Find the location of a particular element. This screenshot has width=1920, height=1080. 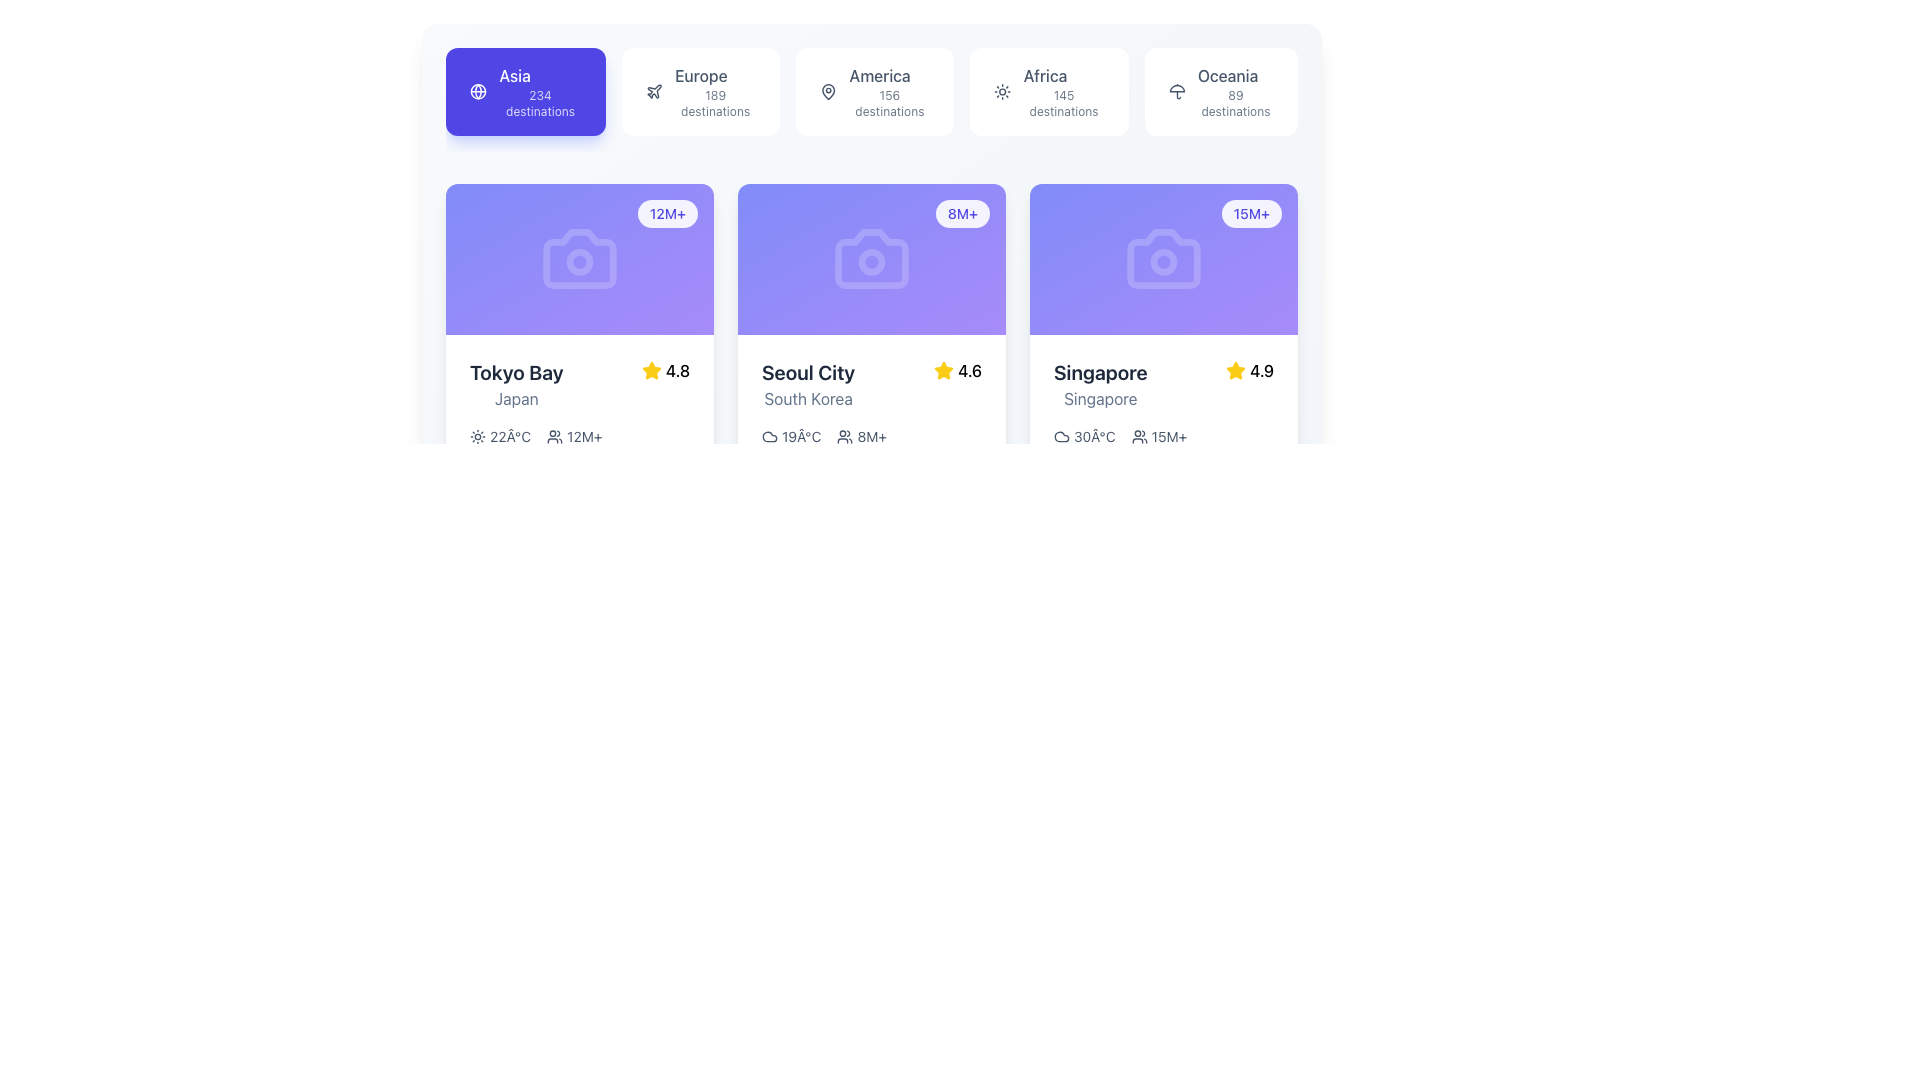

the travel destination summary card that displays key information such as city name, country, rating, temperature, and population, located is located at coordinates (872, 390).